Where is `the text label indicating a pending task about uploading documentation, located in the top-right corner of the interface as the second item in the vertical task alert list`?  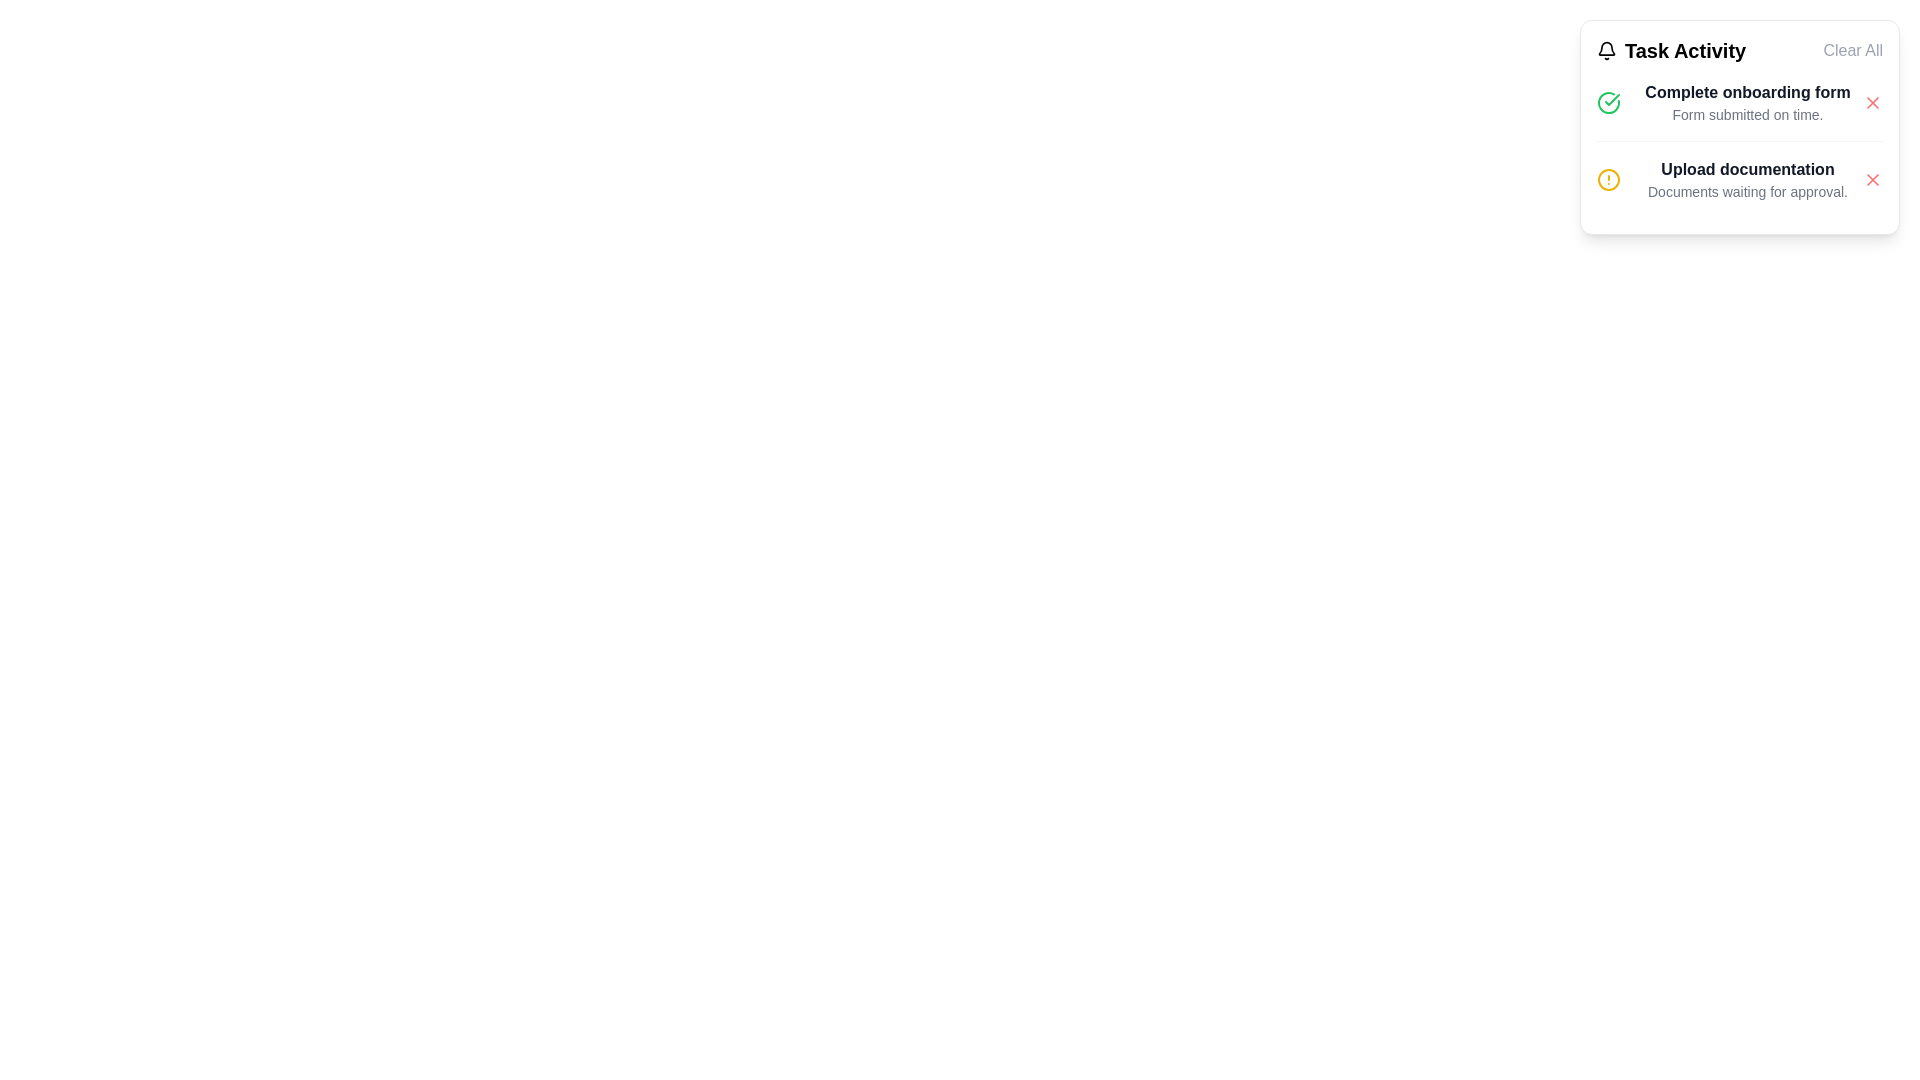 the text label indicating a pending task about uploading documentation, located in the top-right corner of the interface as the second item in the vertical task alert list is located at coordinates (1746, 180).